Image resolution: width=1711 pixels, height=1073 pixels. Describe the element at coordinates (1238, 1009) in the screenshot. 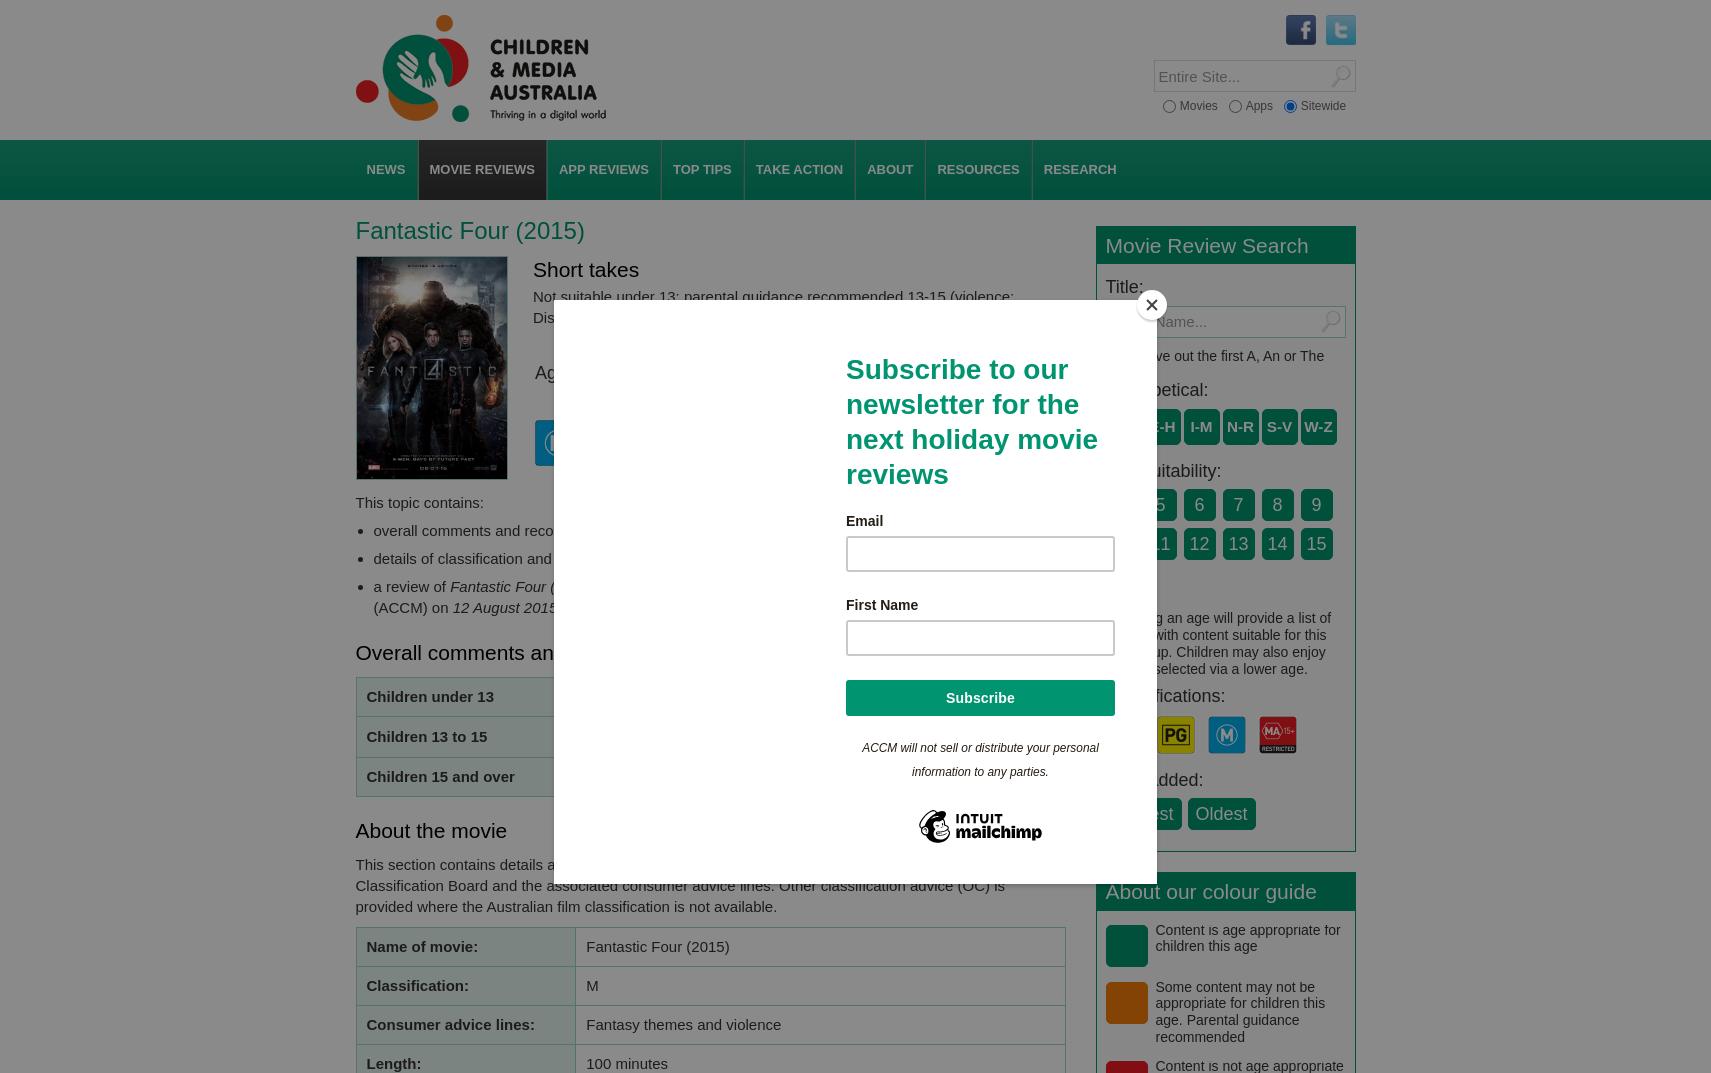

I see `'Some content may not be appropriate for children this age. Parental guidance recommended'` at that location.